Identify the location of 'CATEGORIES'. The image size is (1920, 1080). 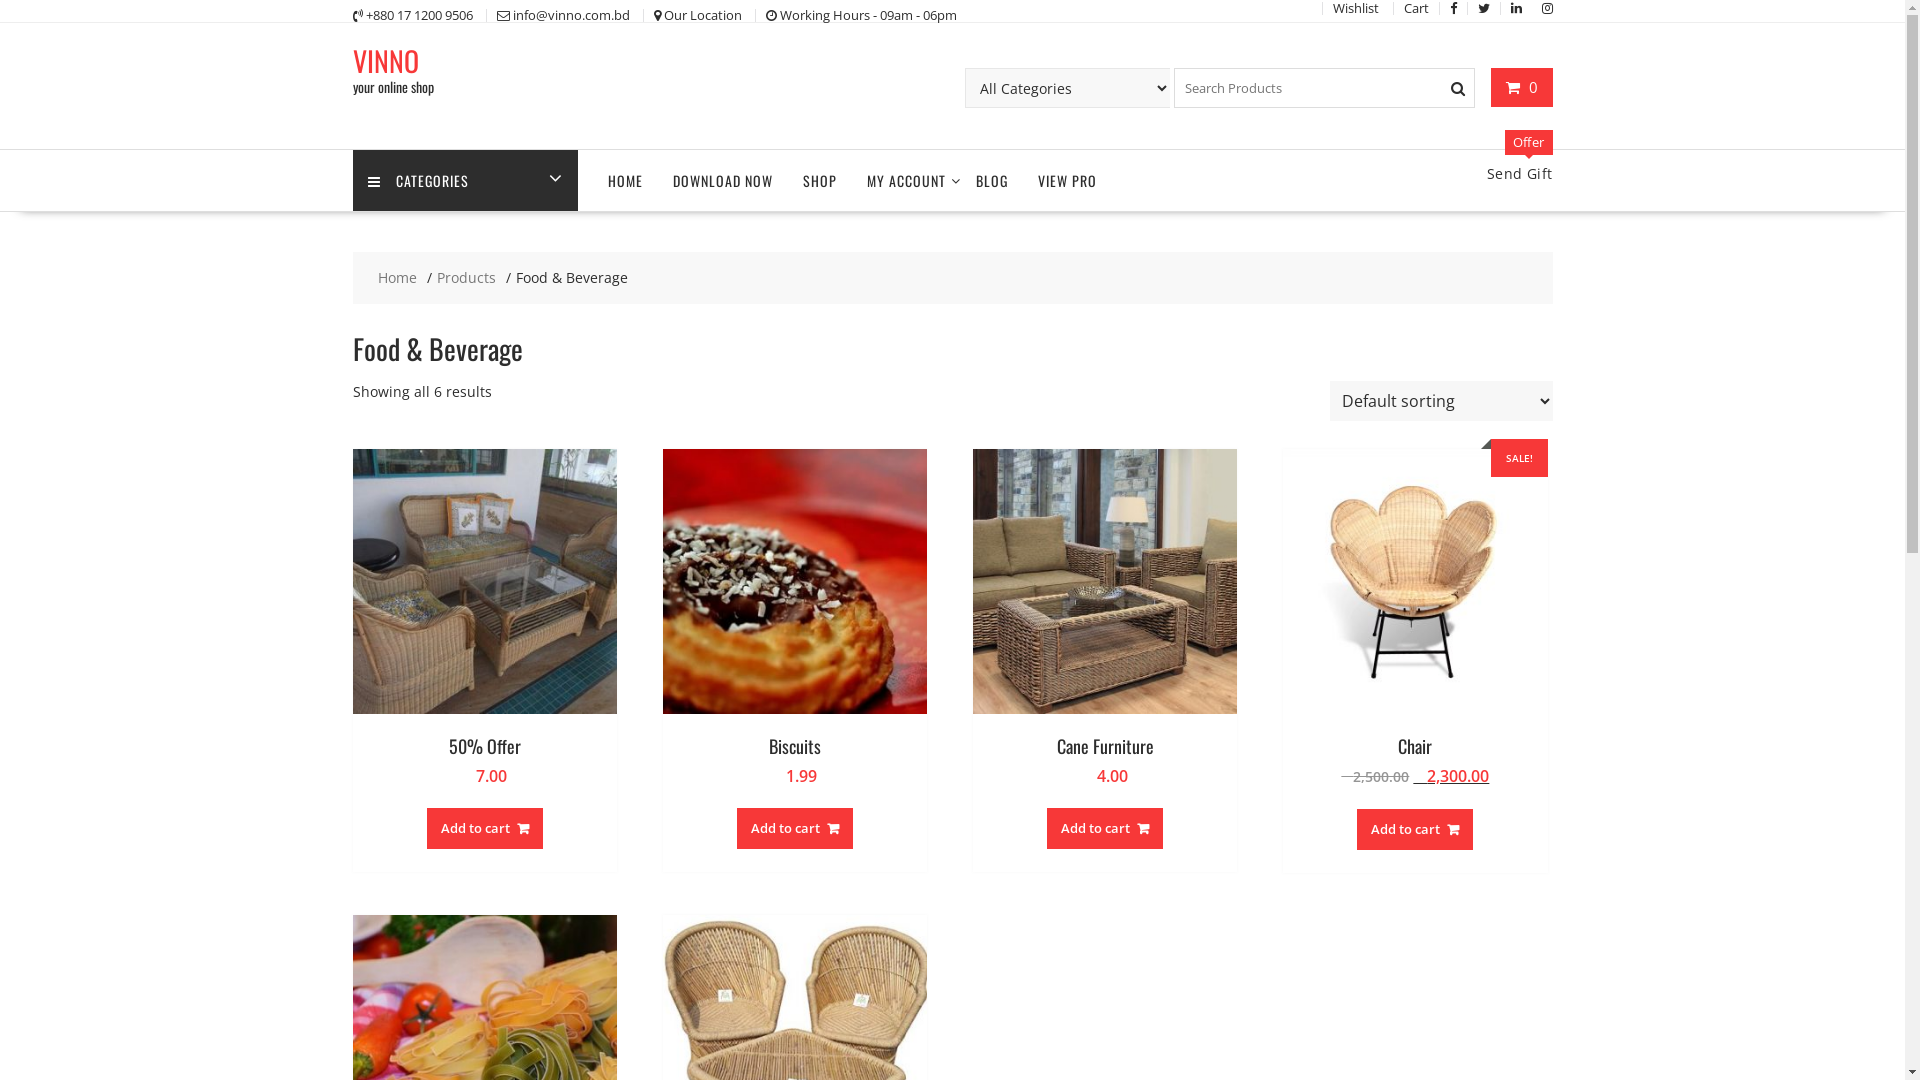
(463, 180).